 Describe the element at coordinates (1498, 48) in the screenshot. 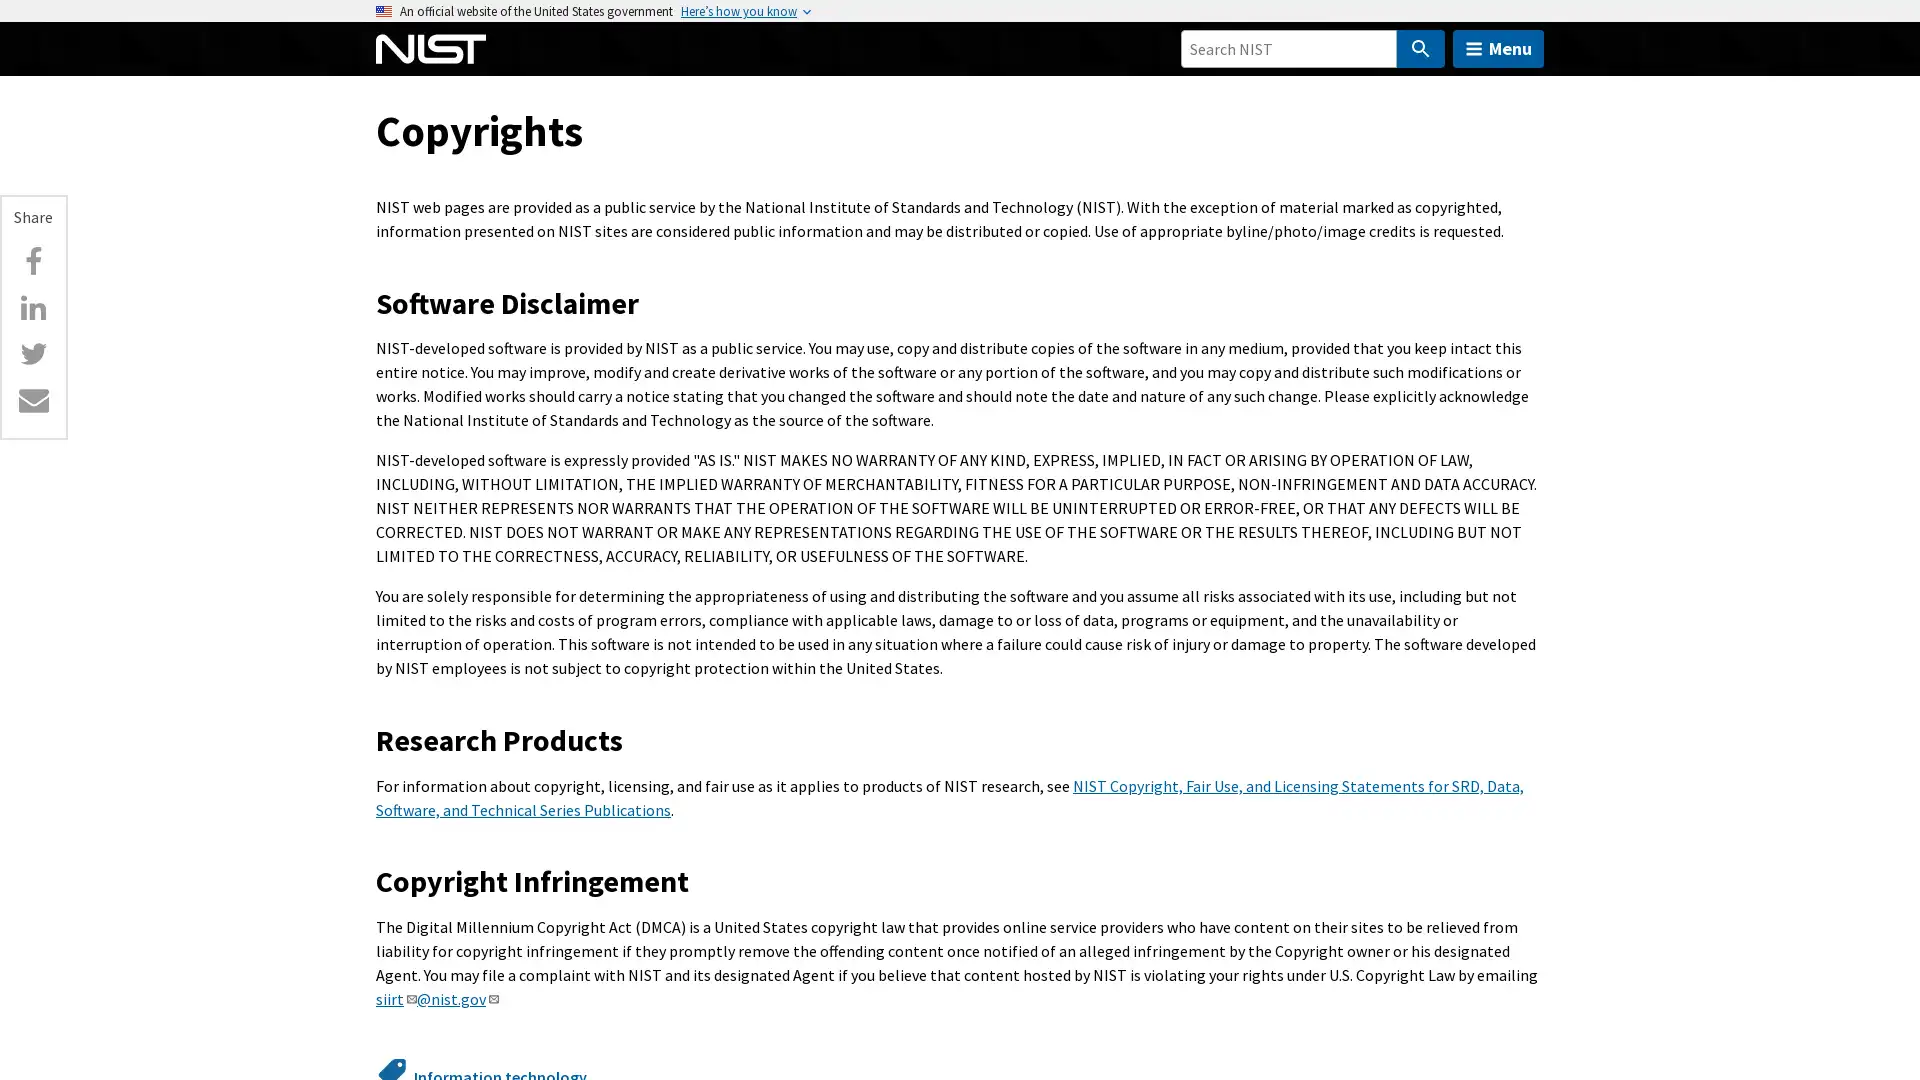

I see `Menu` at that location.